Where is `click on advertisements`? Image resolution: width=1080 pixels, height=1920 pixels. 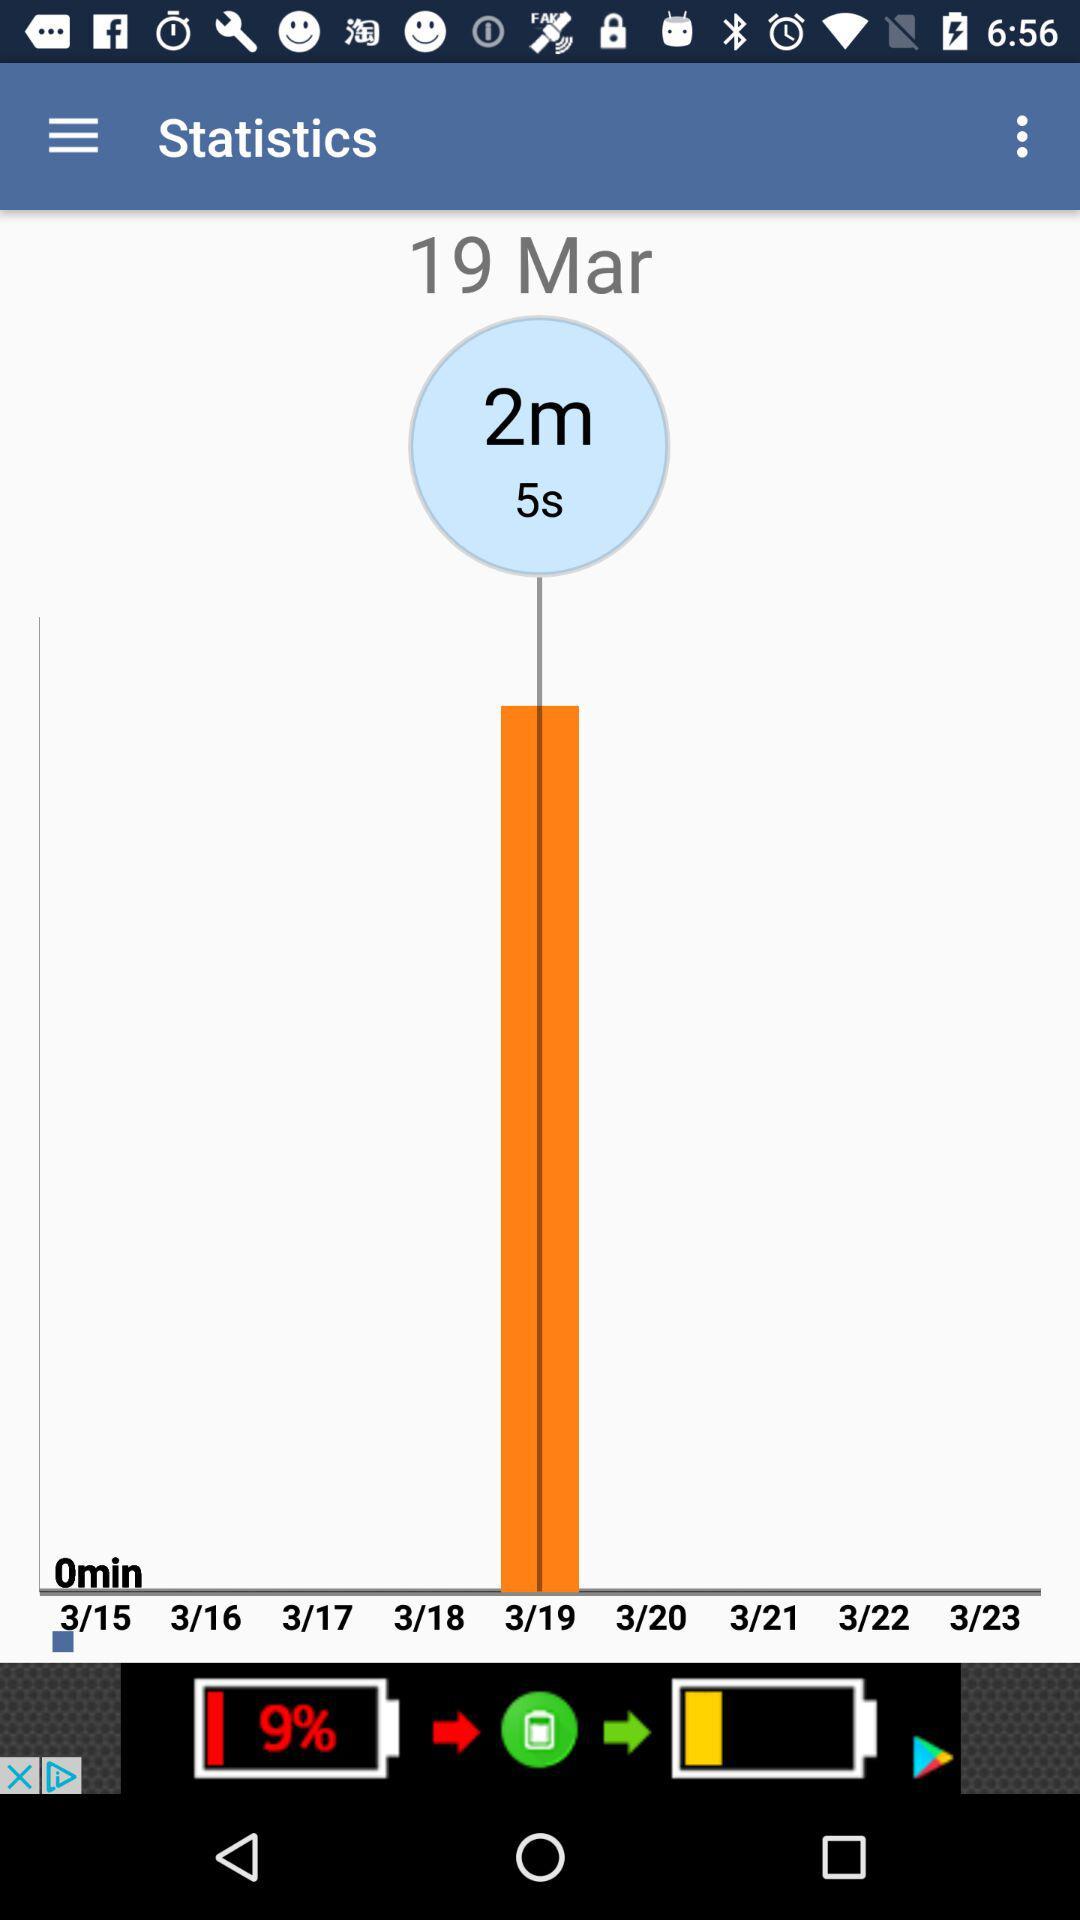 click on advertisements is located at coordinates (540, 1727).